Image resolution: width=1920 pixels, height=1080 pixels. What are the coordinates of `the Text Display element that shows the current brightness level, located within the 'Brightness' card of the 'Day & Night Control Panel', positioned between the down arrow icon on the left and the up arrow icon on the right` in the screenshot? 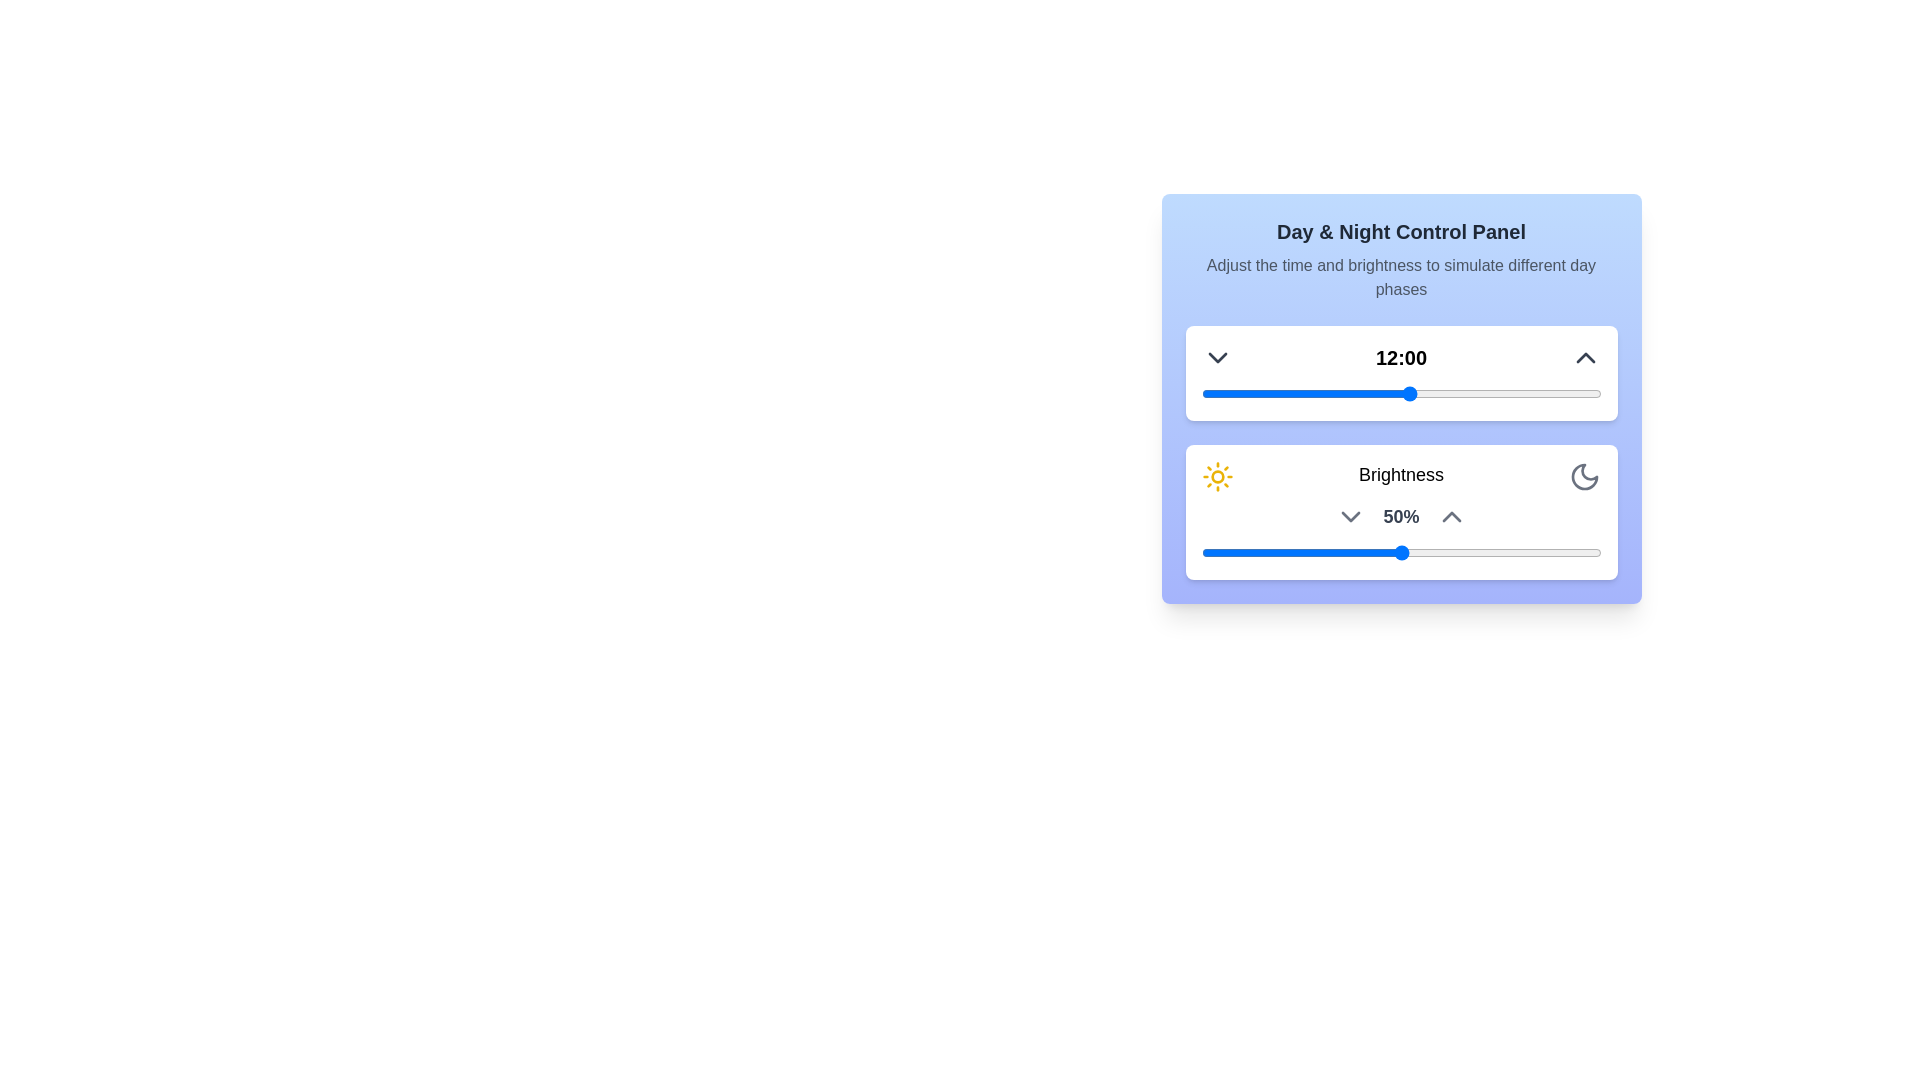 It's located at (1400, 515).